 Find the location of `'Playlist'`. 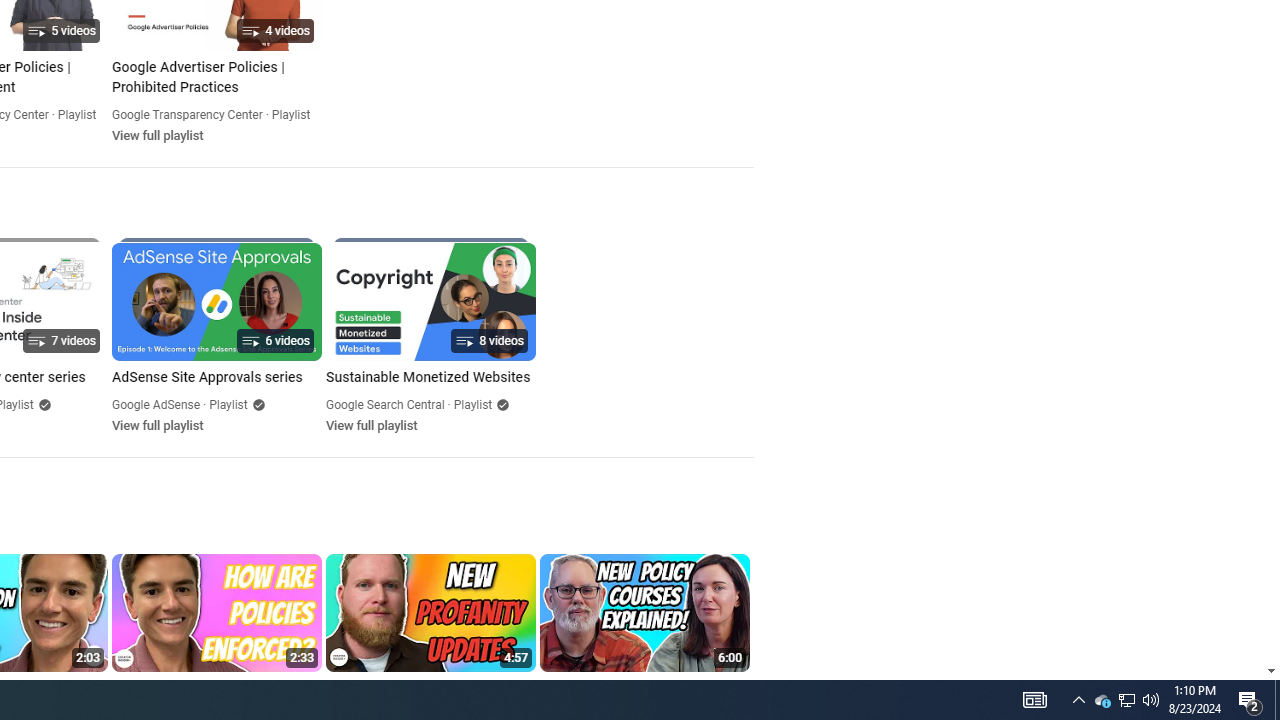

'Playlist' is located at coordinates (471, 405).